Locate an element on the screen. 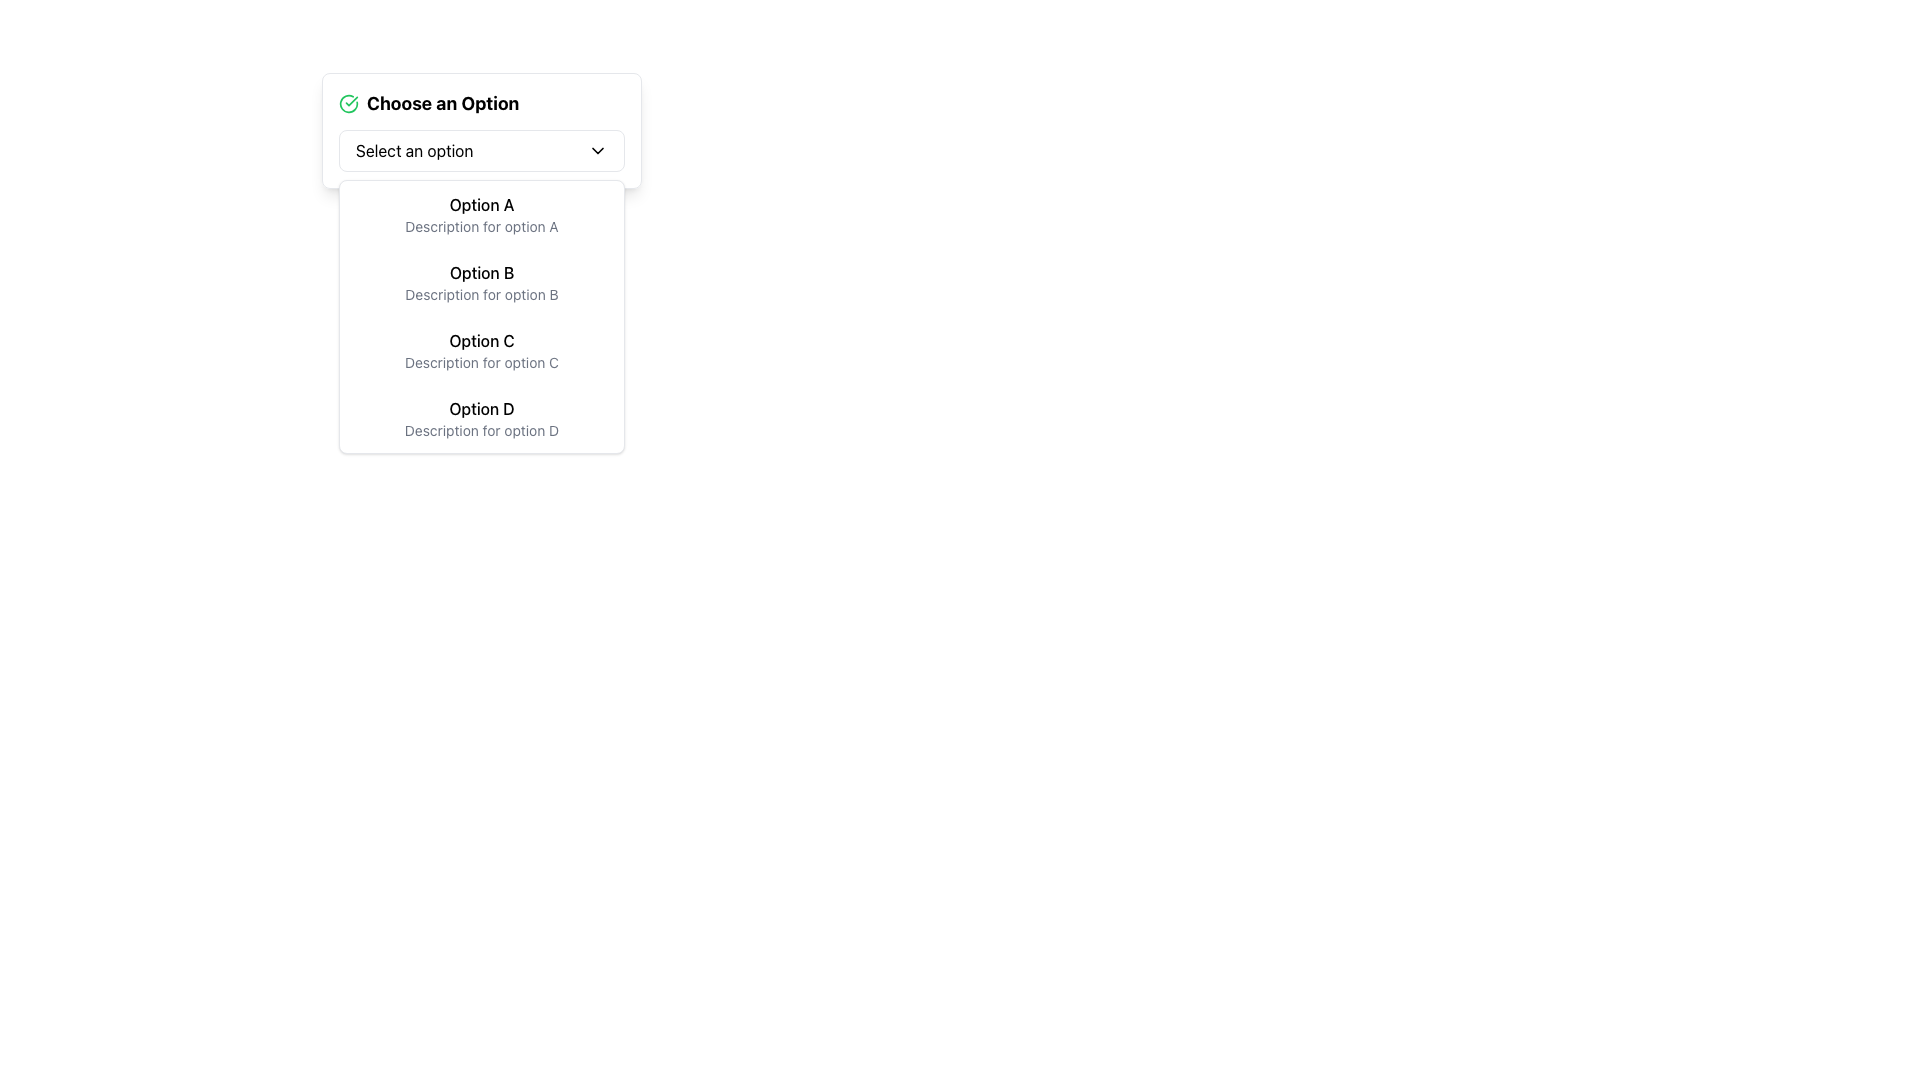 Image resolution: width=1920 pixels, height=1080 pixels. the dropdown toggle icon on the far right of the 'Select an option' text is located at coordinates (597, 149).